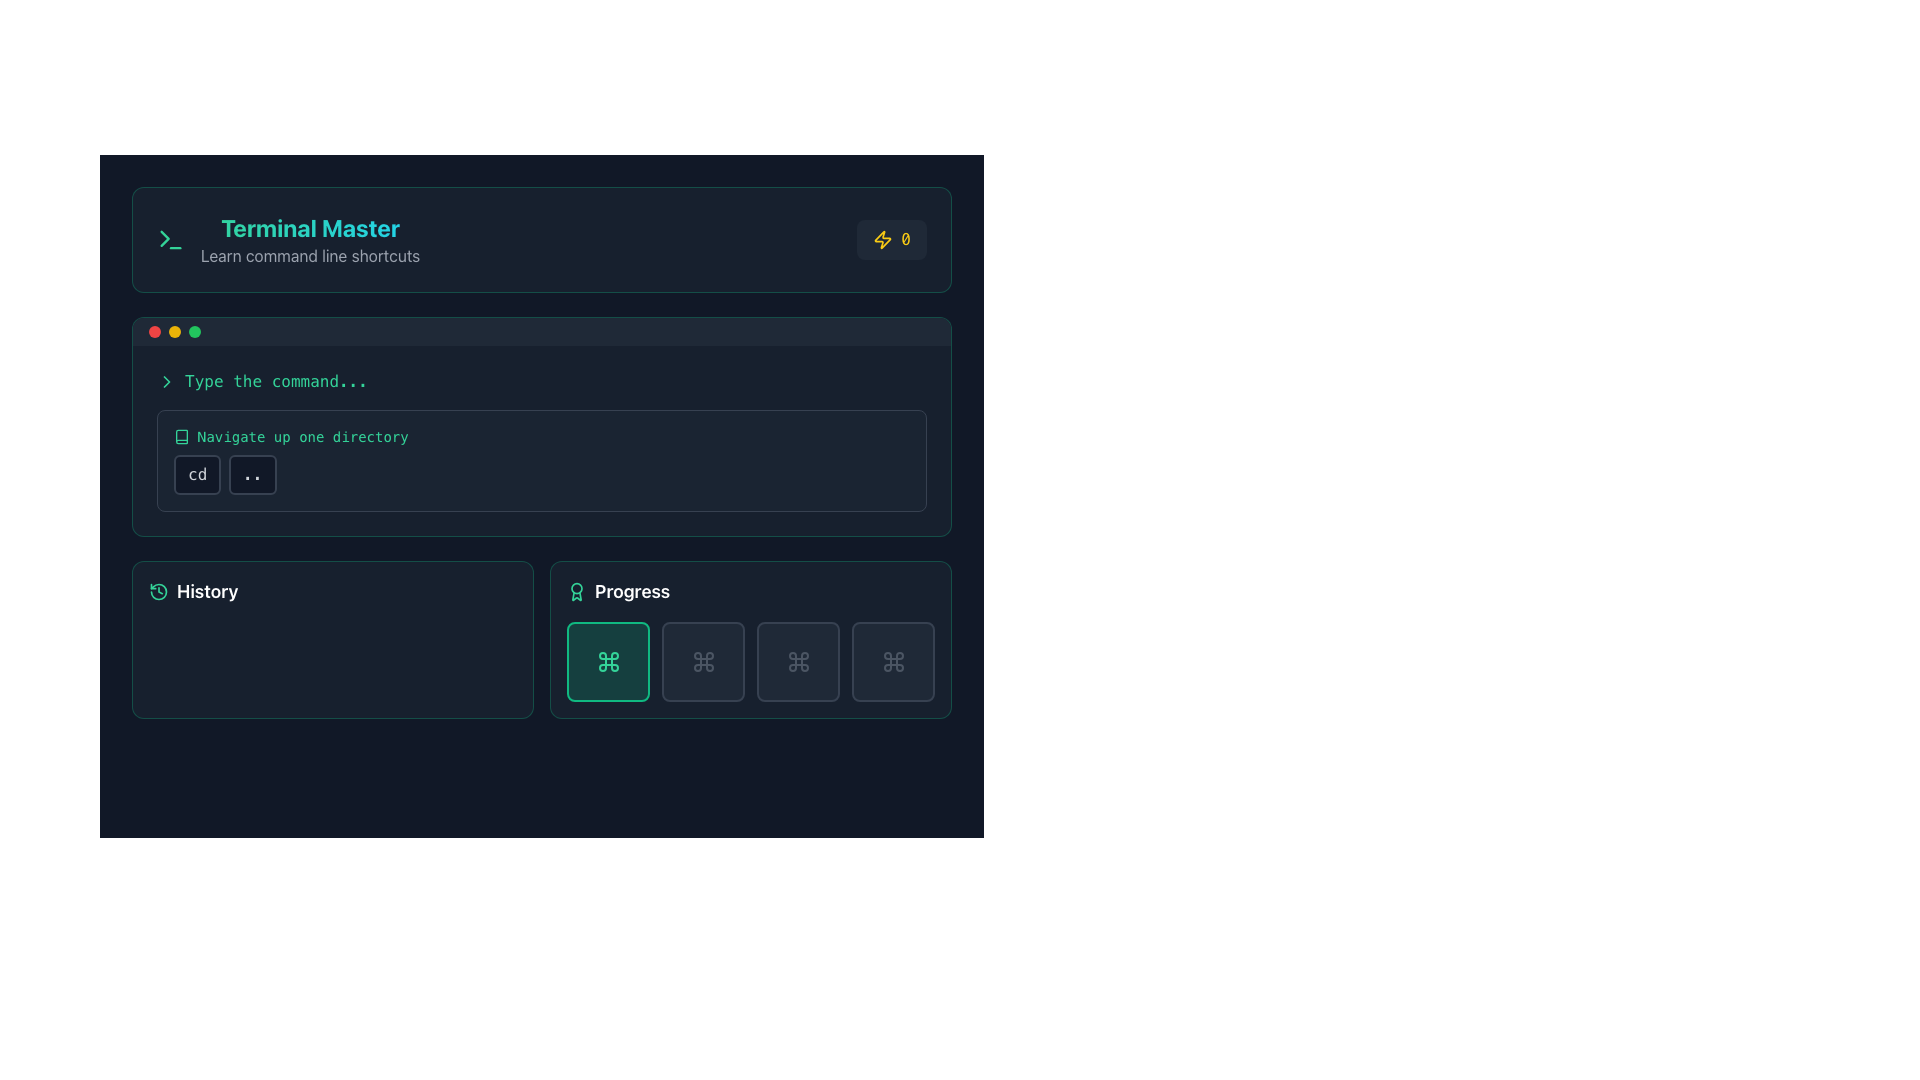 This screenshot has width=1920, height=1080. I want to click on the chevron right icon located in the top-right corner of its containing box, so click(167, 381).